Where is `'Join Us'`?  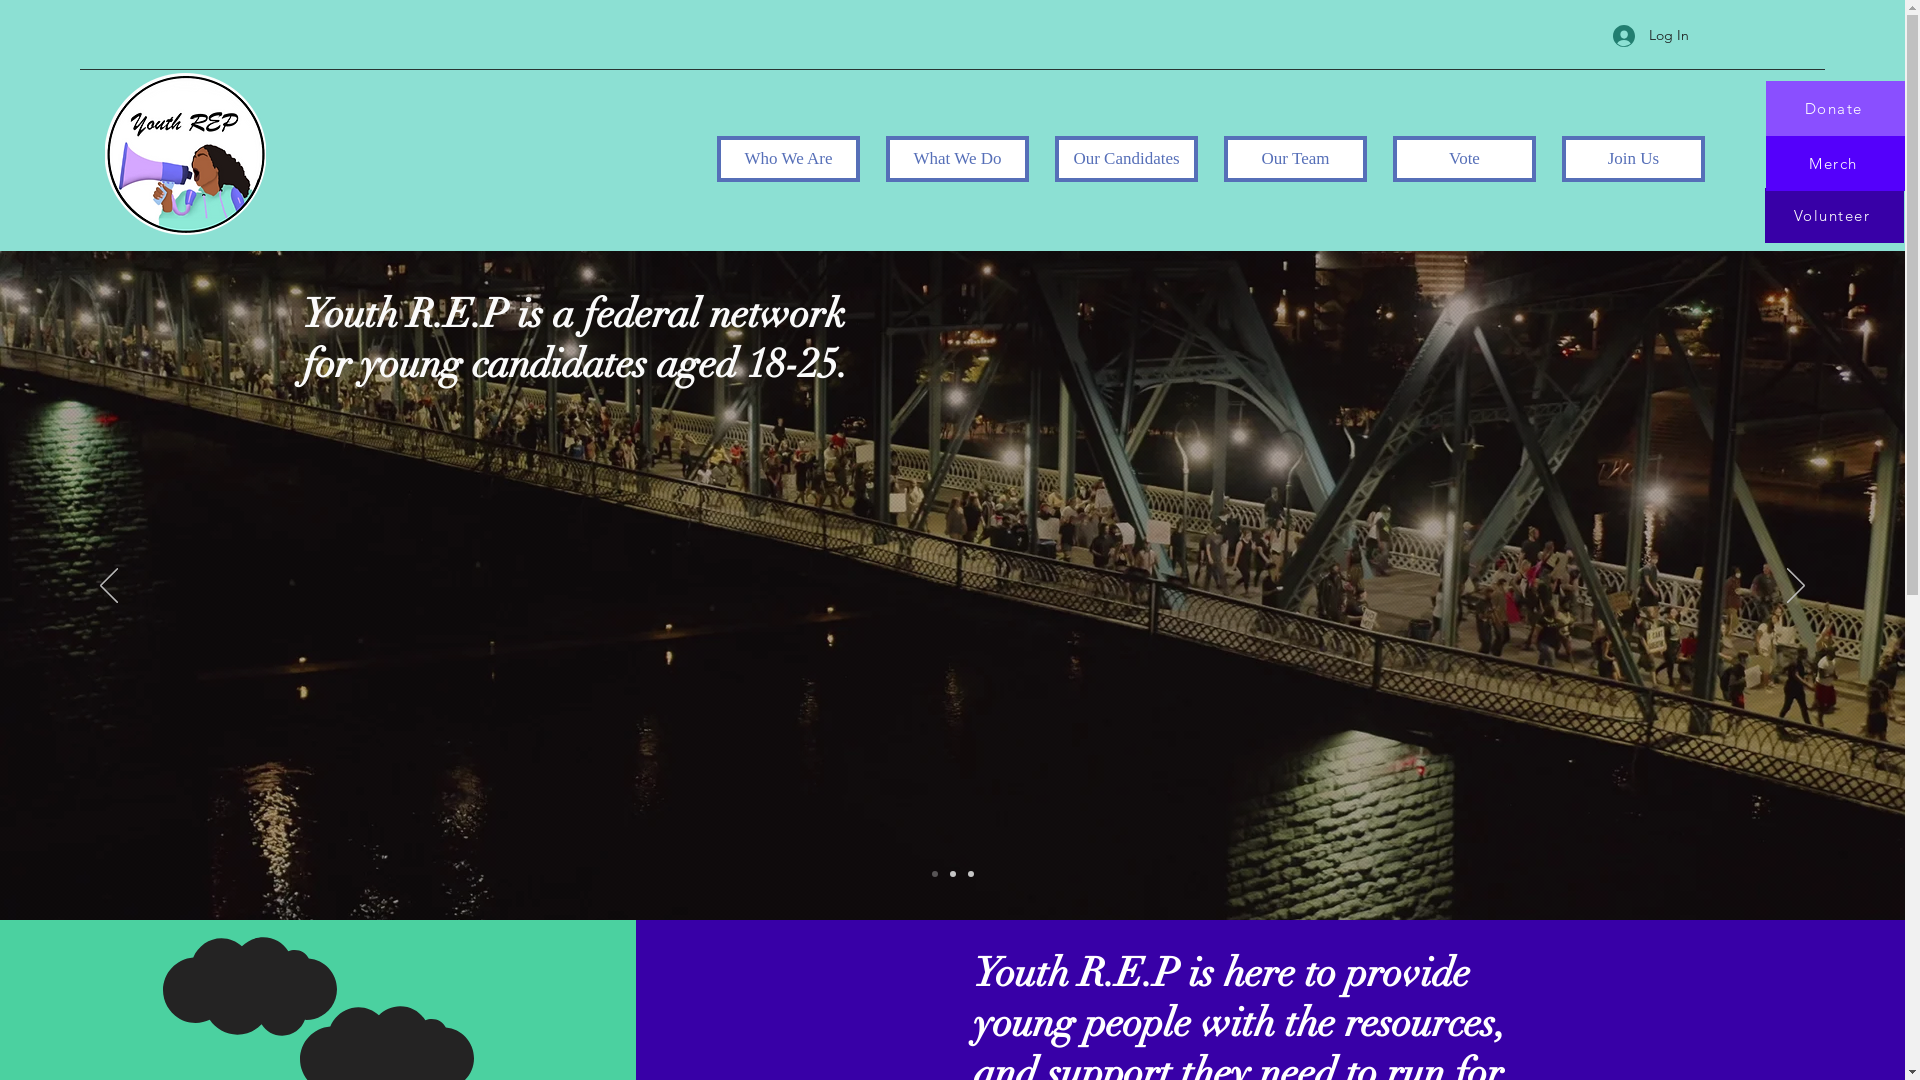 'Join Us' is located at coordinates (1633, 157).